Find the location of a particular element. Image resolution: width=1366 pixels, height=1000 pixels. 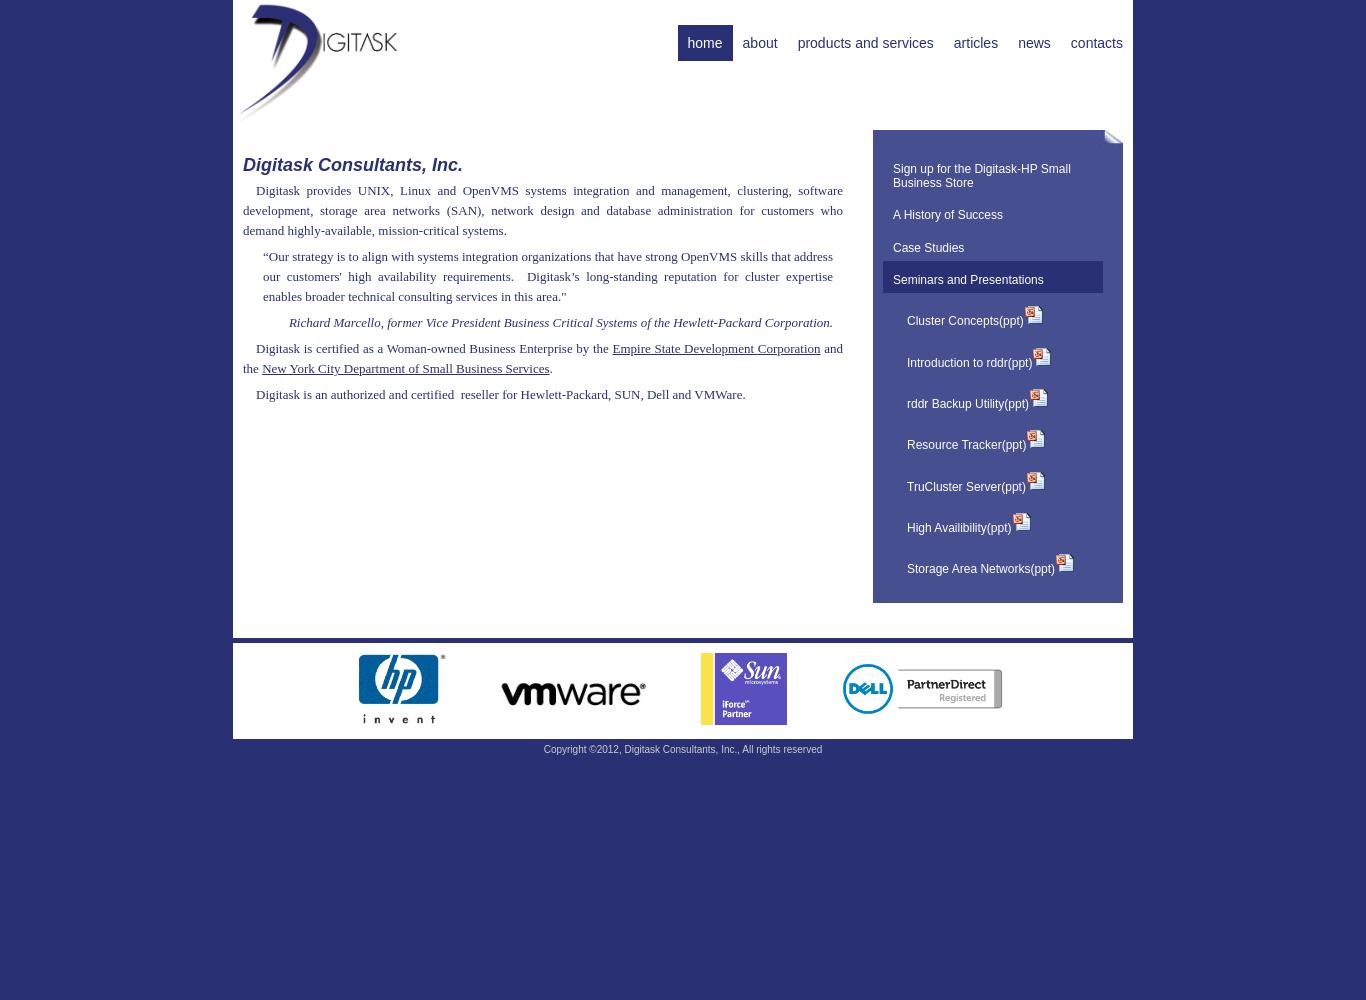

'Seminars and Presentations' is located at coordinates (967, 279).